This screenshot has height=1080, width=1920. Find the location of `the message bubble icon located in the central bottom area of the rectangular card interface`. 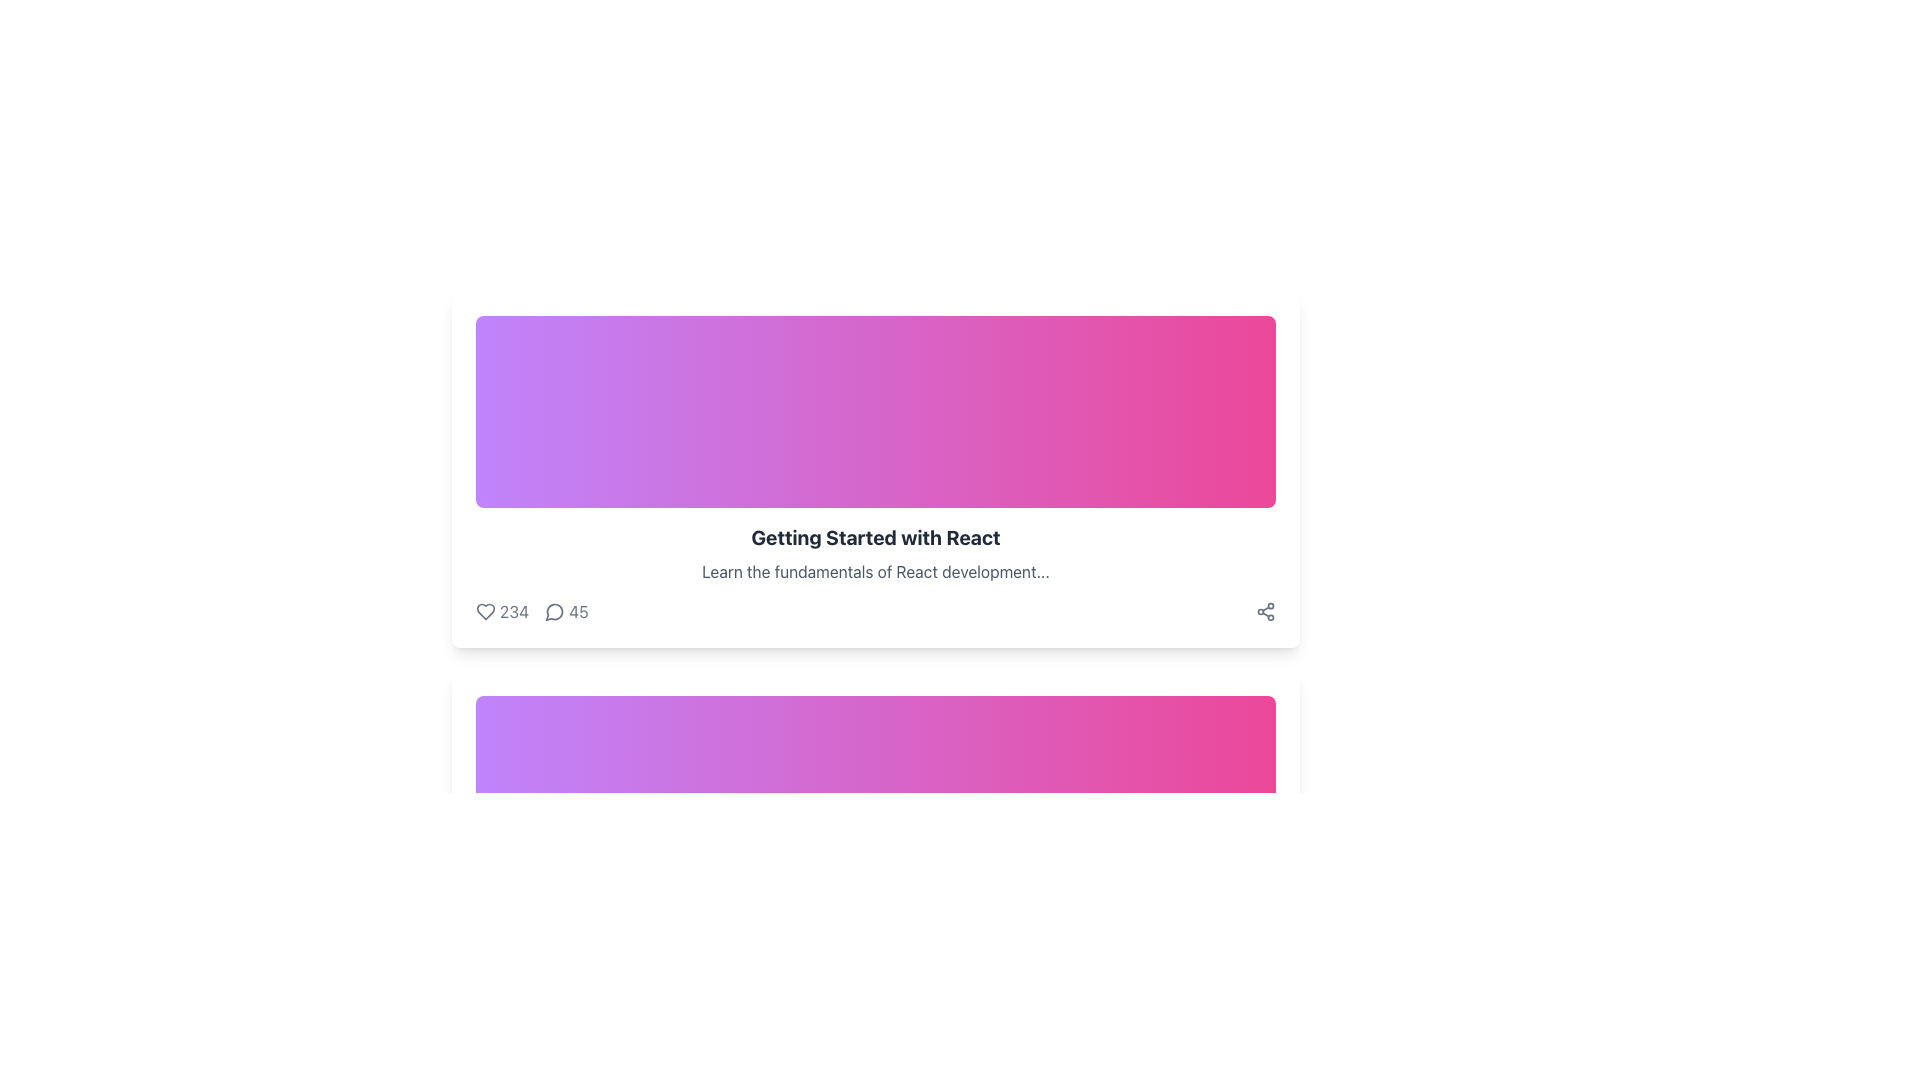

the message bubble icon located in the central bottom area of the rectangular card interface is located at coordinates (554, 611).